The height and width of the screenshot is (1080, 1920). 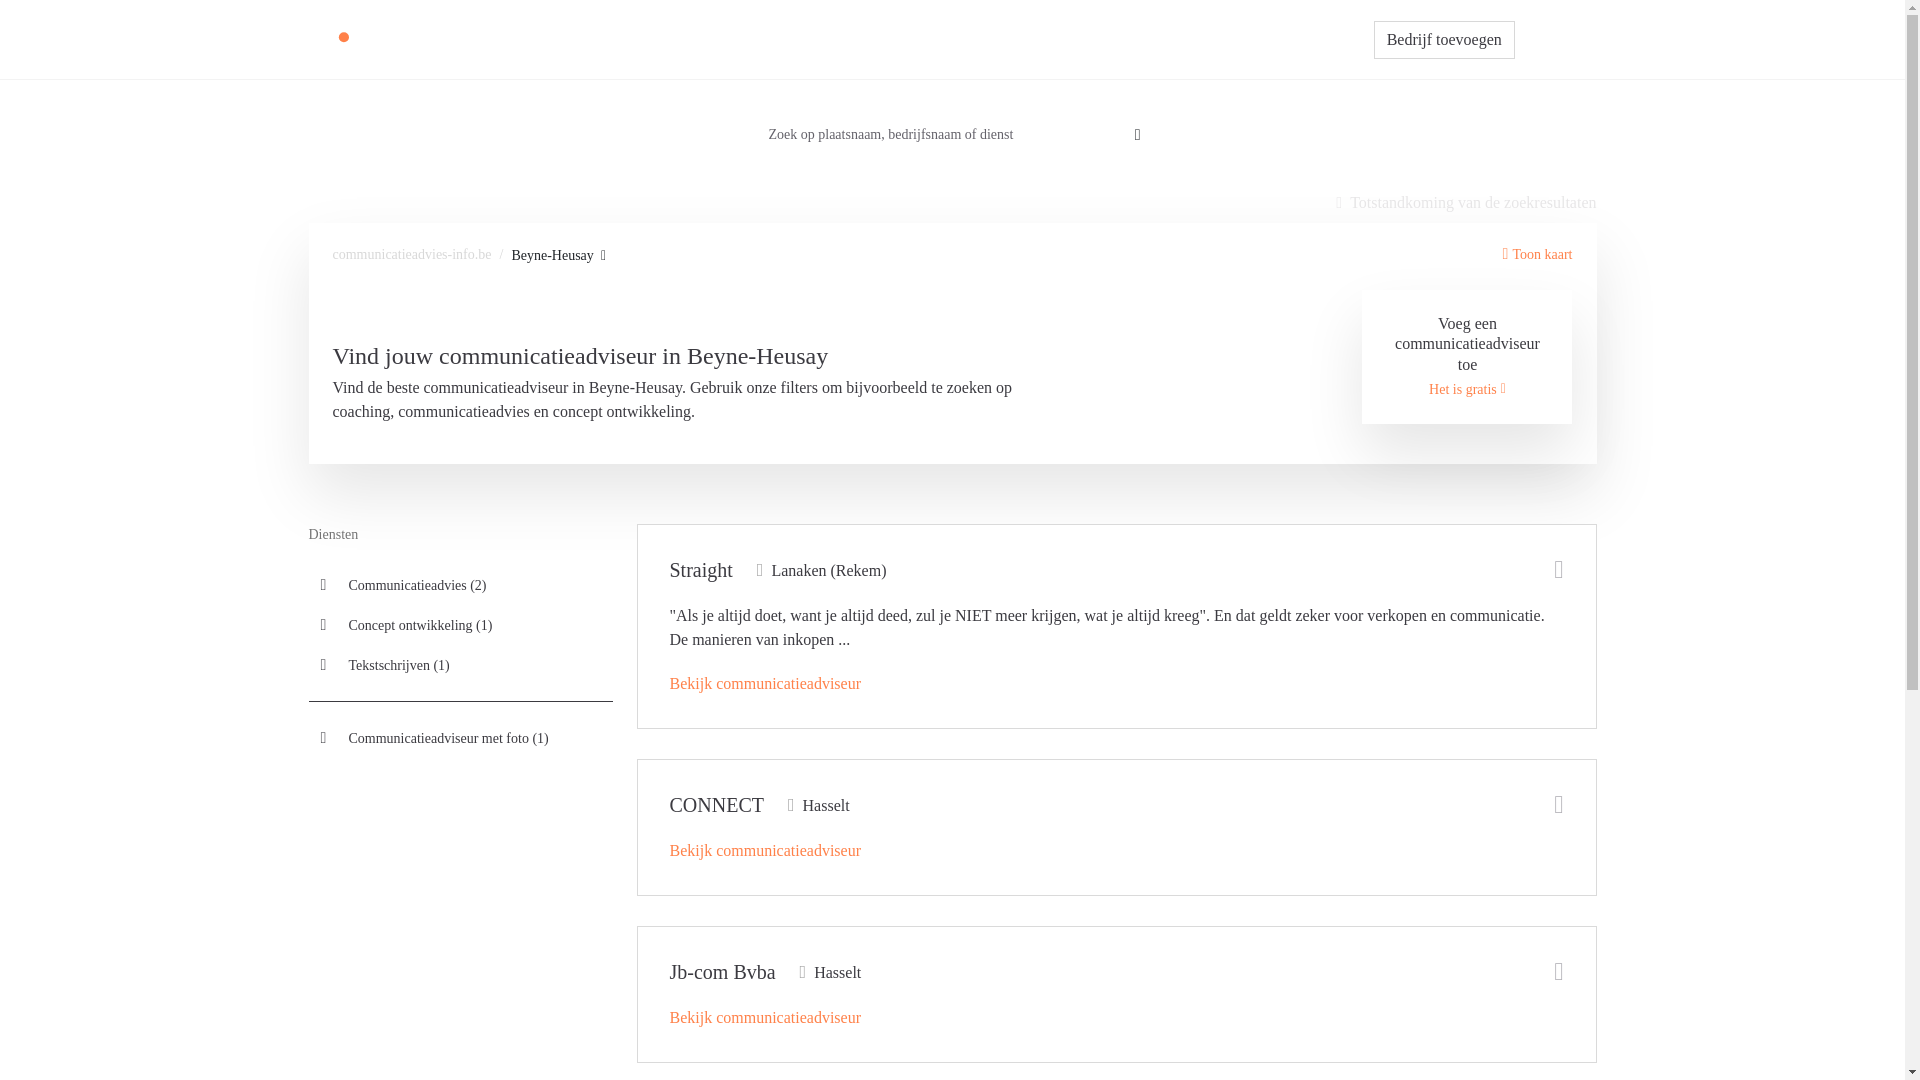 I want to click on 'Inloggen', so click(x=1554, y=39).